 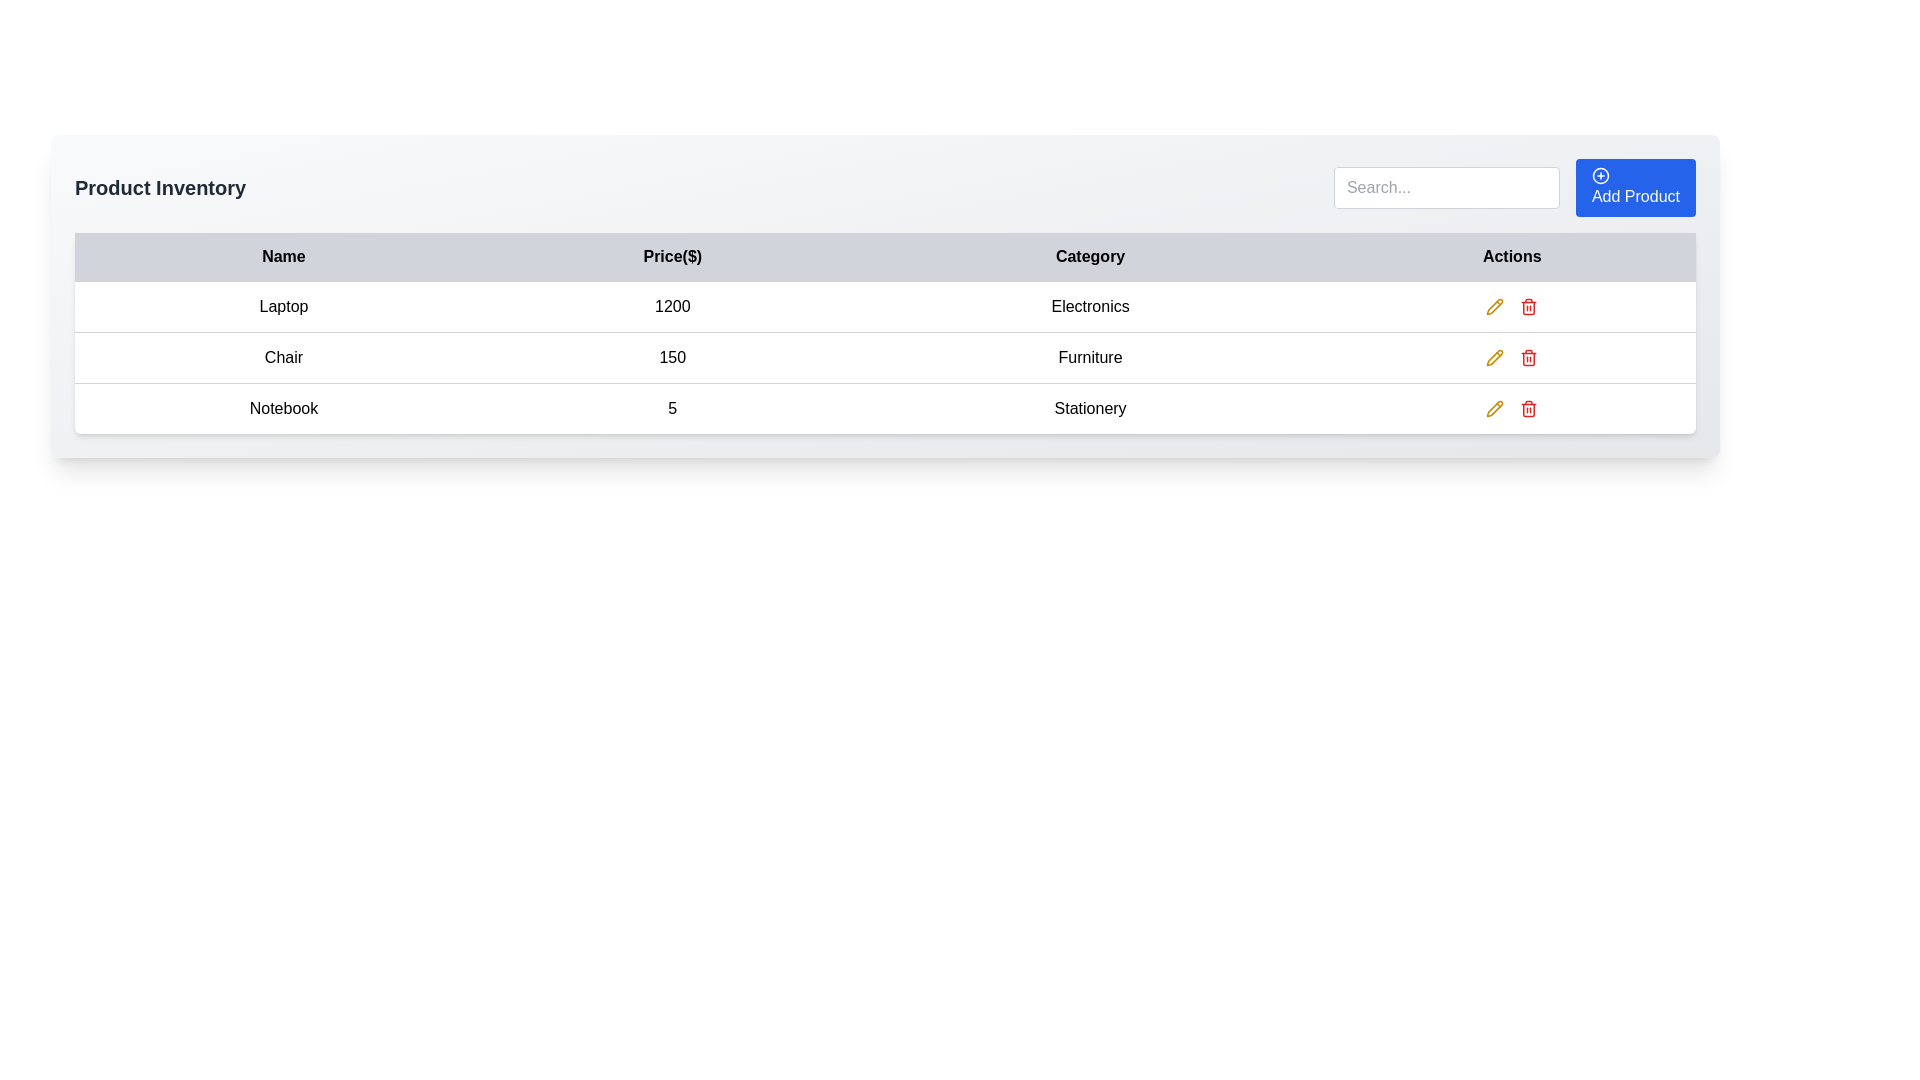 I want to click on the text element displaying '5' in black font, located in the 'Price($)' column of the table for the item 'Notebook', so click(x=672, y=407).